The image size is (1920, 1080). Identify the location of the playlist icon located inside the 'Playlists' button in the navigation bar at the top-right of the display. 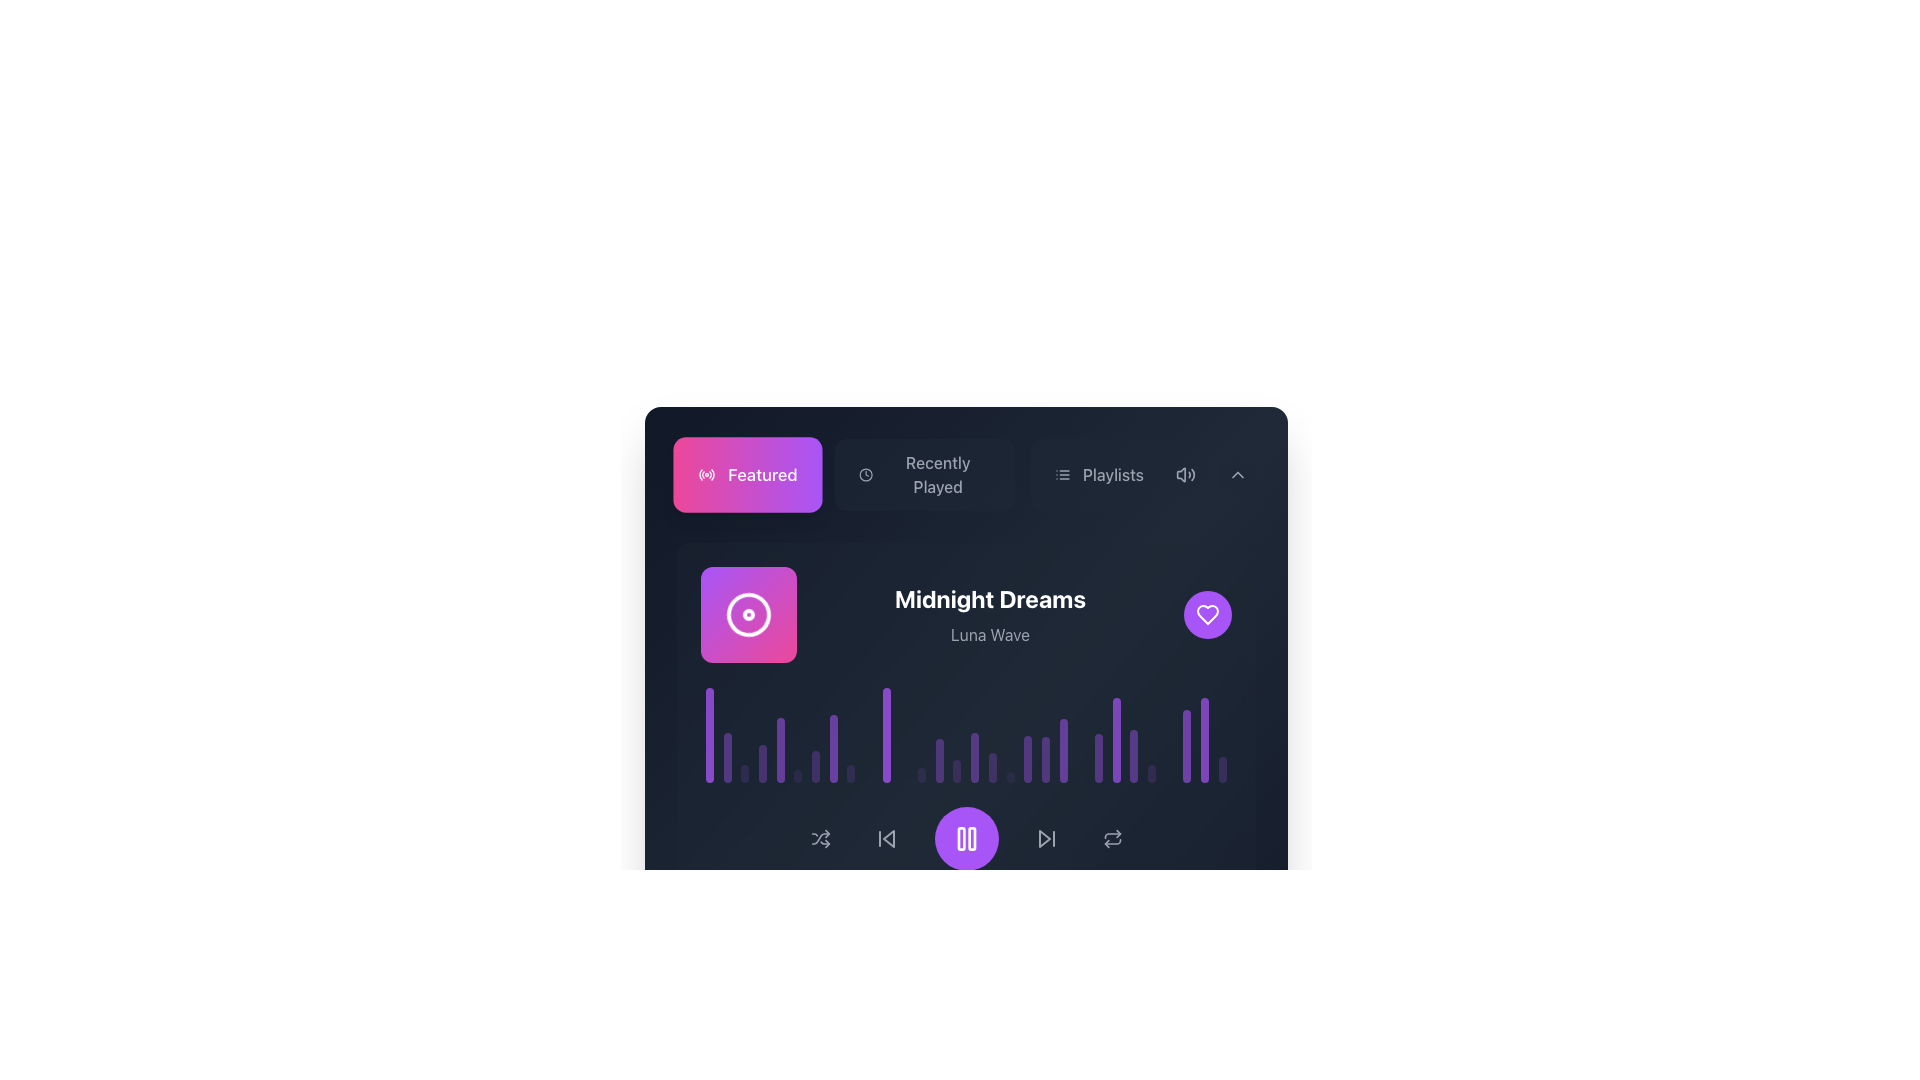
(1061, 474).